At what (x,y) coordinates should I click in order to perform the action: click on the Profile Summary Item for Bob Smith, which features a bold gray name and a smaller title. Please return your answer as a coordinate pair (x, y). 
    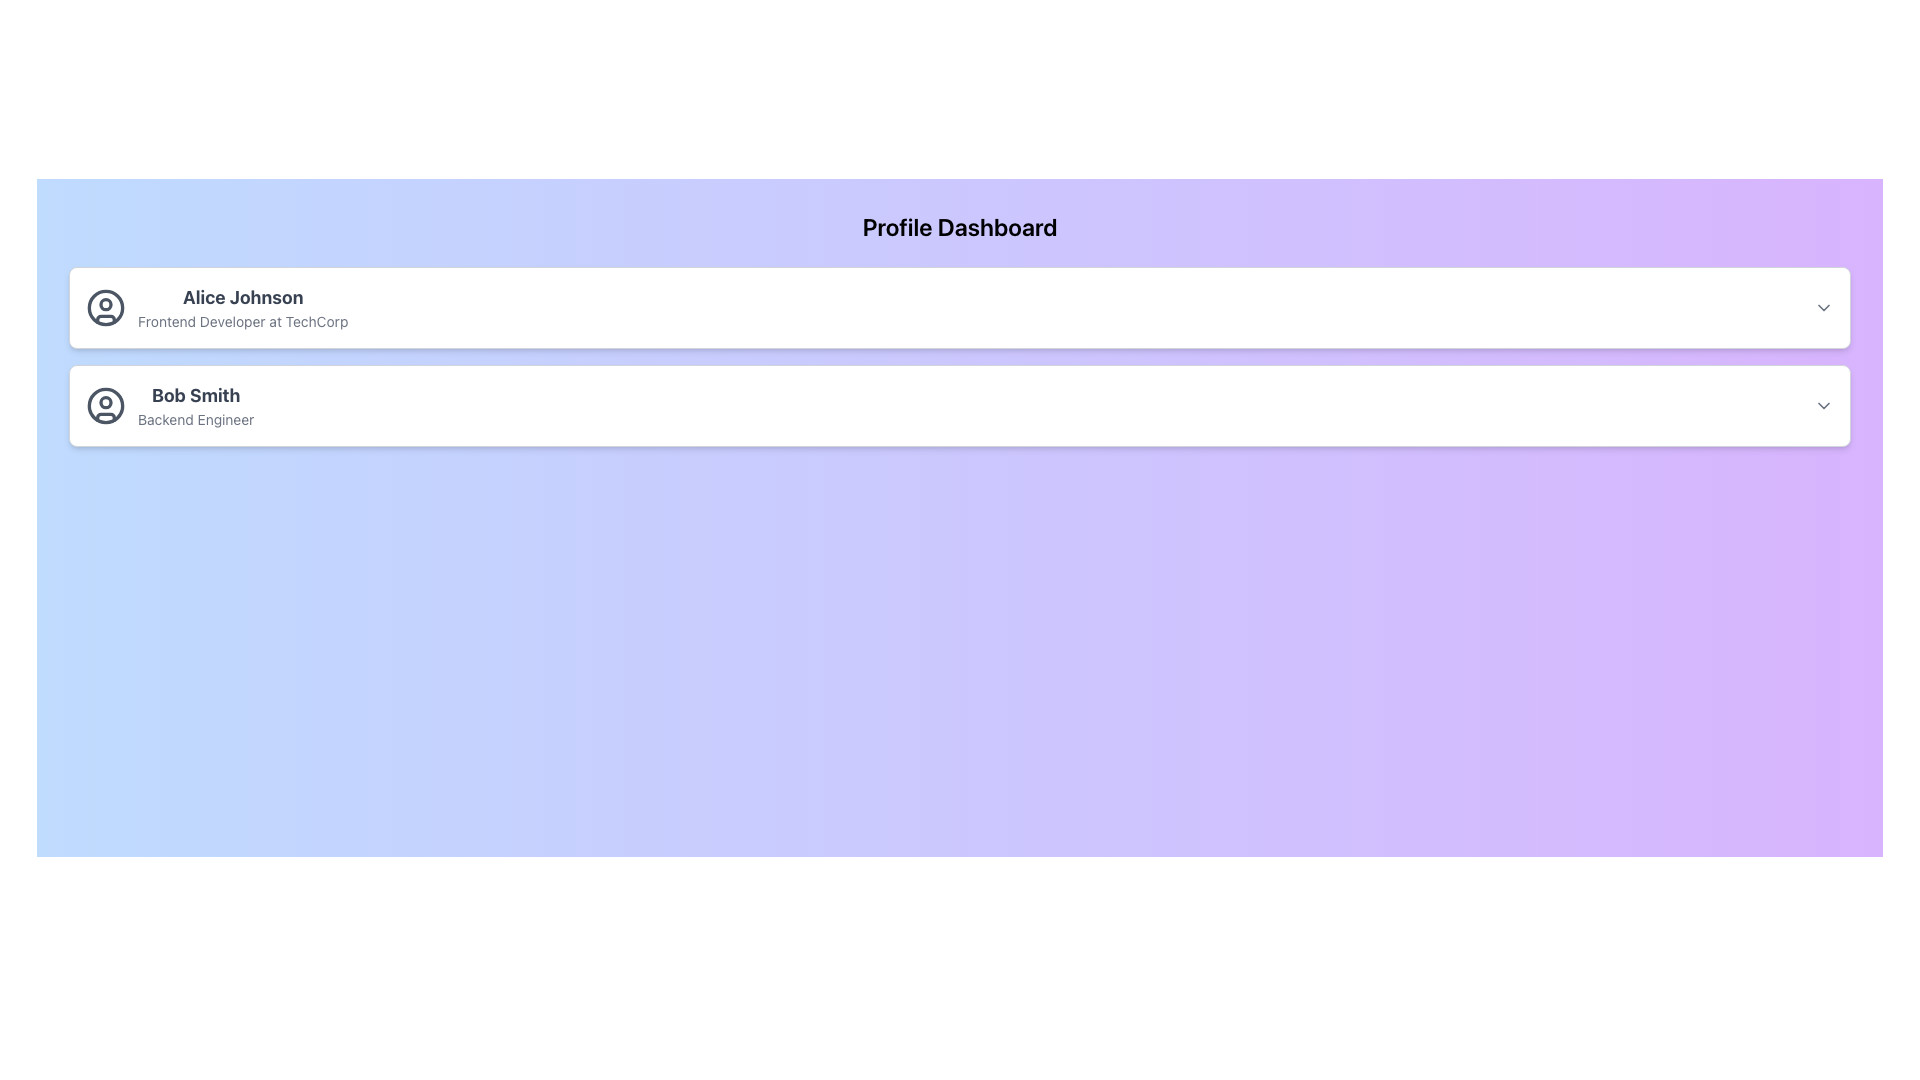
    Looking at the image, I should click on (170, 405).